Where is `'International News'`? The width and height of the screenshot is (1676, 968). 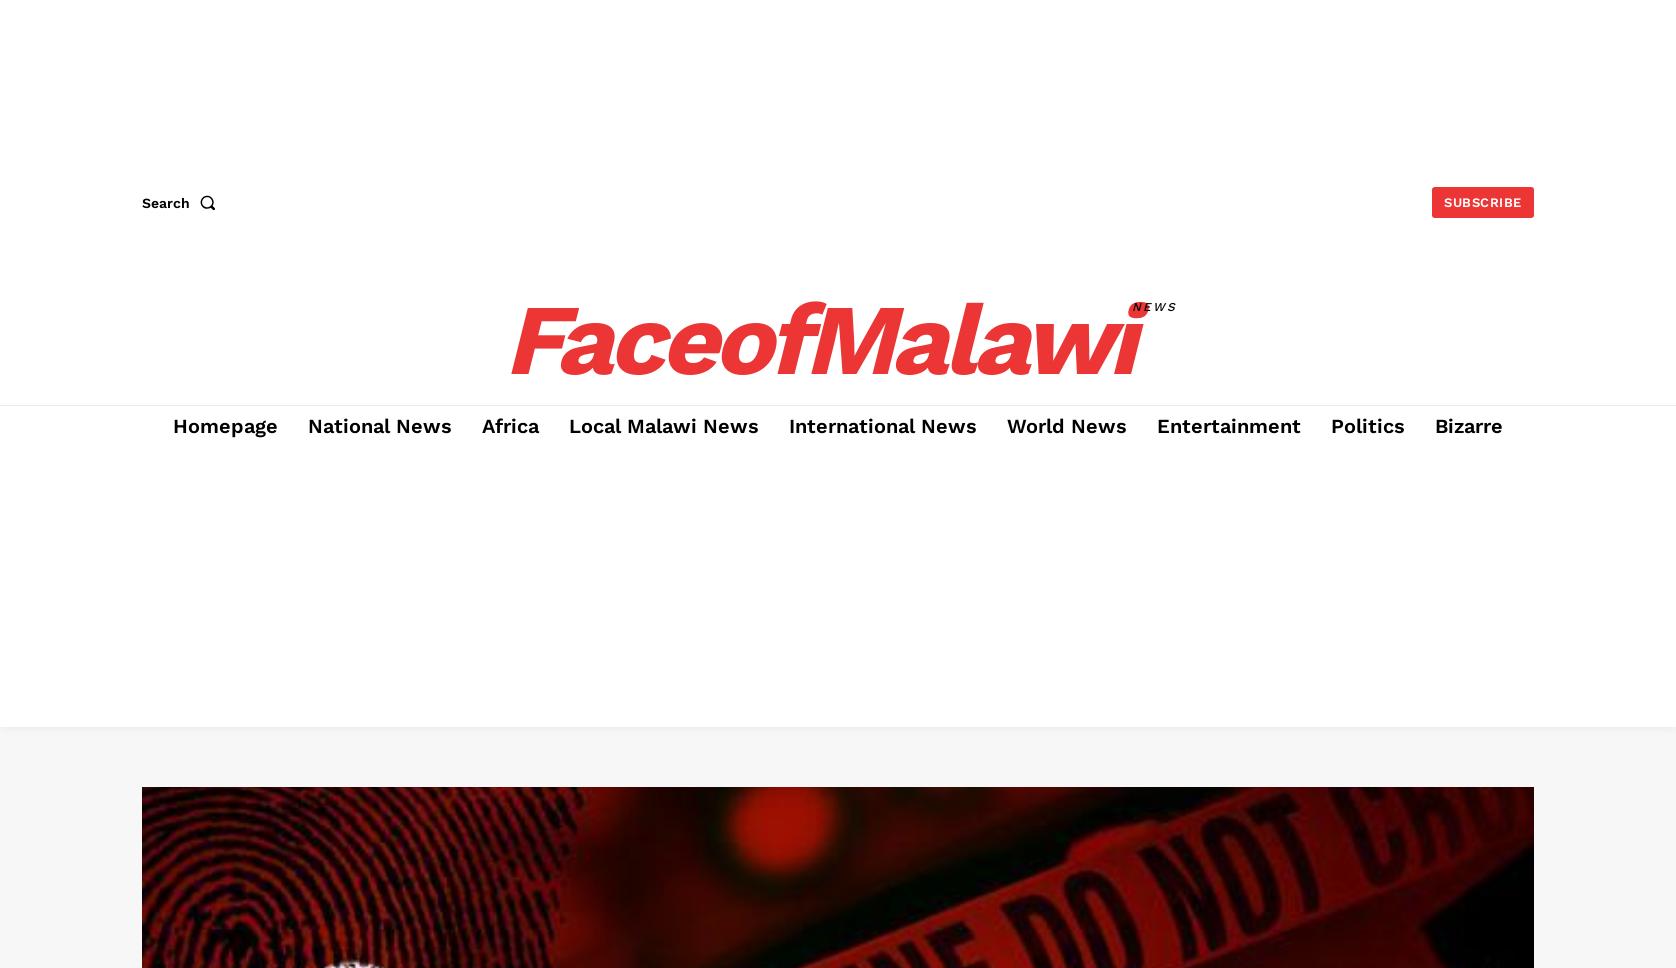
'International News' is located at coordinates (882, 426).